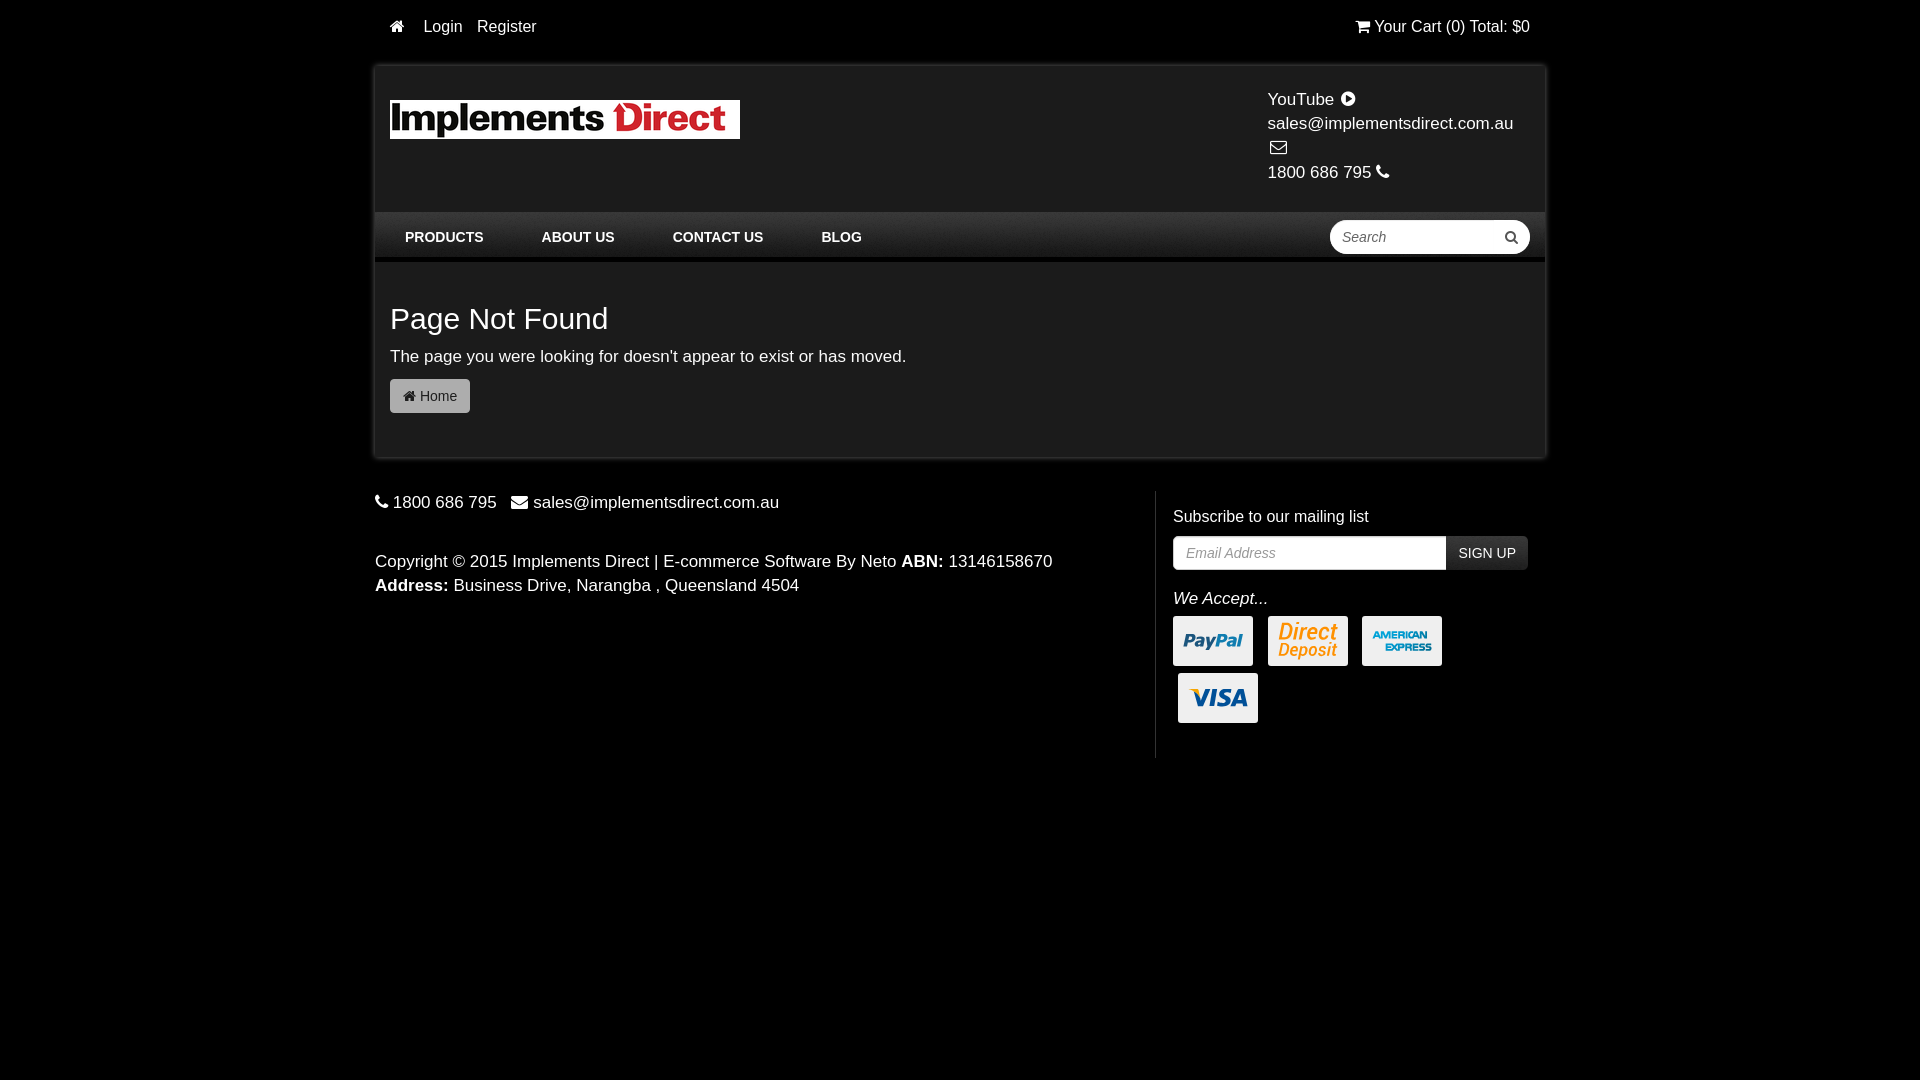 This screenshot has height=1080, width=1920. Describe the element at coordinates (564, 118) in the screenshot. I see `'Implements Direct'` at that location.